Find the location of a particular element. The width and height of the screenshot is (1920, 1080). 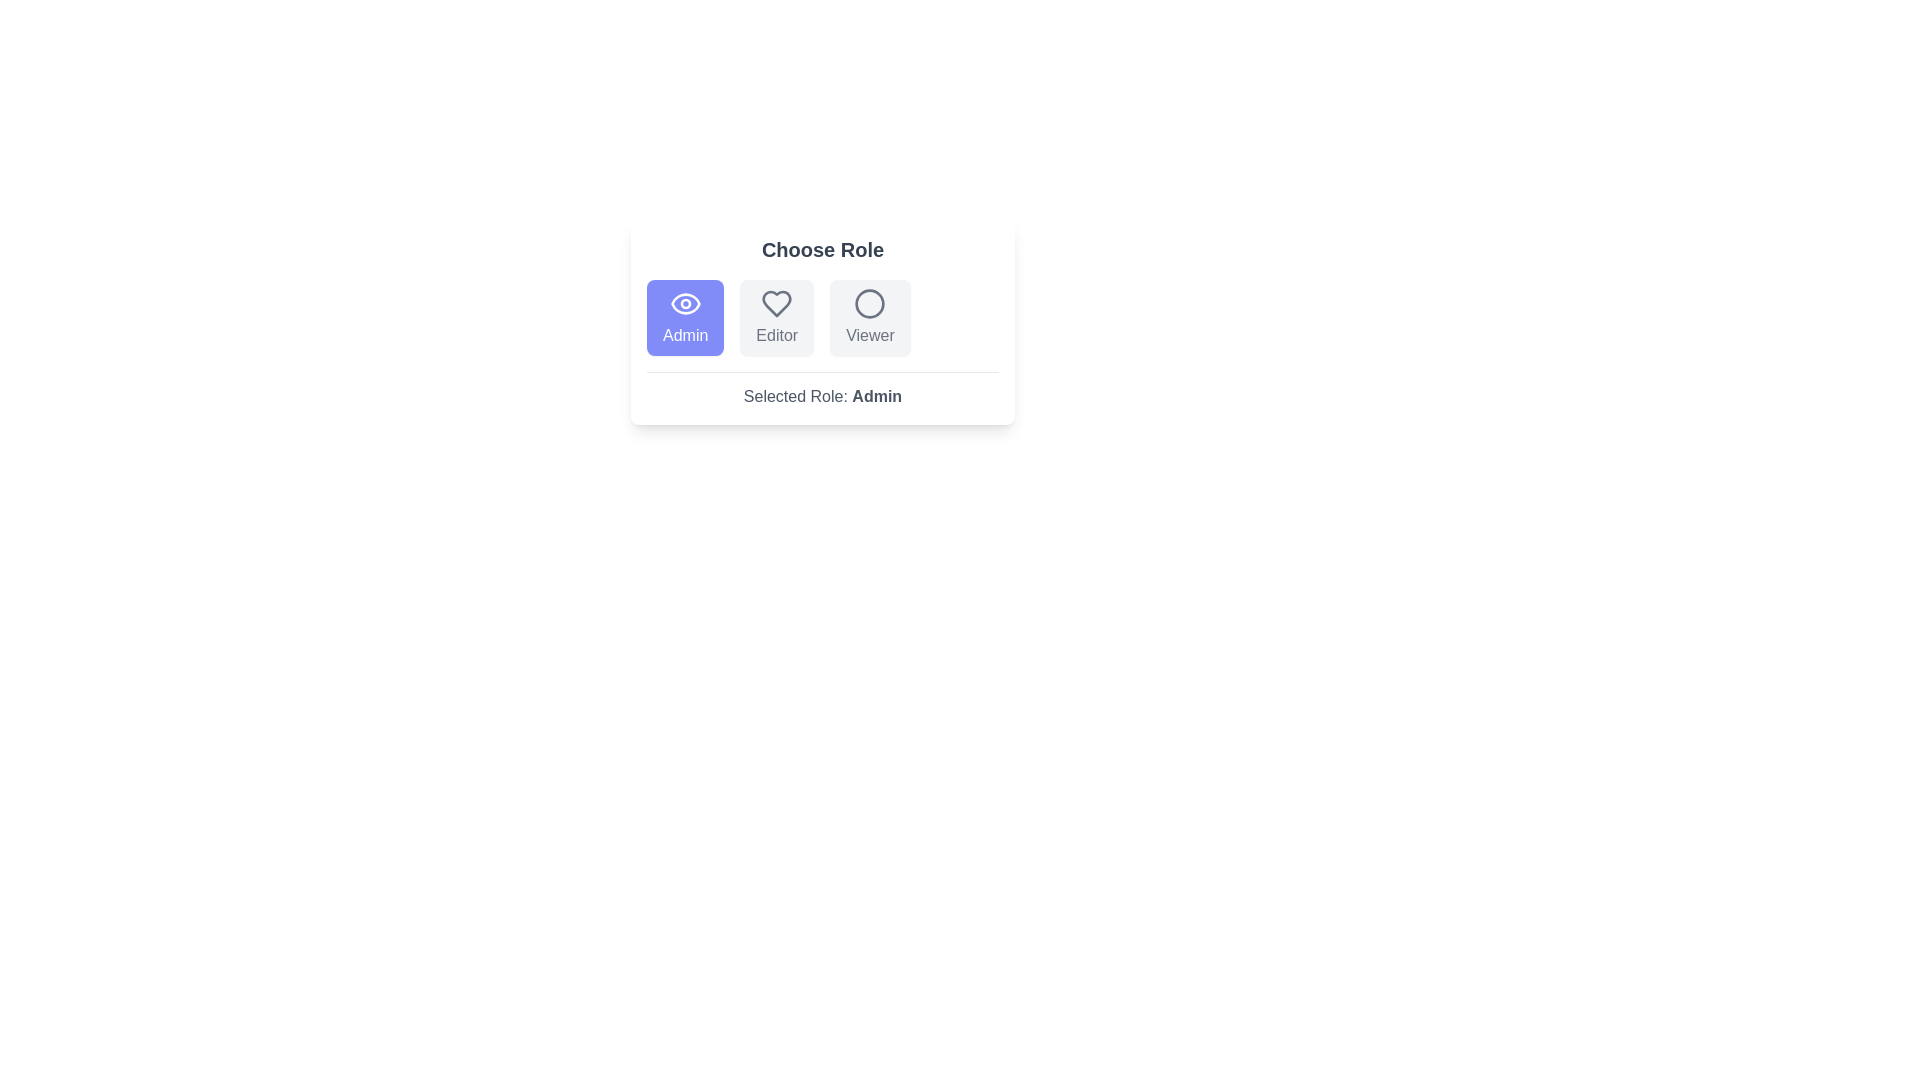

the leftmost button in the group of three buttons is located at coordinates (685, 316).